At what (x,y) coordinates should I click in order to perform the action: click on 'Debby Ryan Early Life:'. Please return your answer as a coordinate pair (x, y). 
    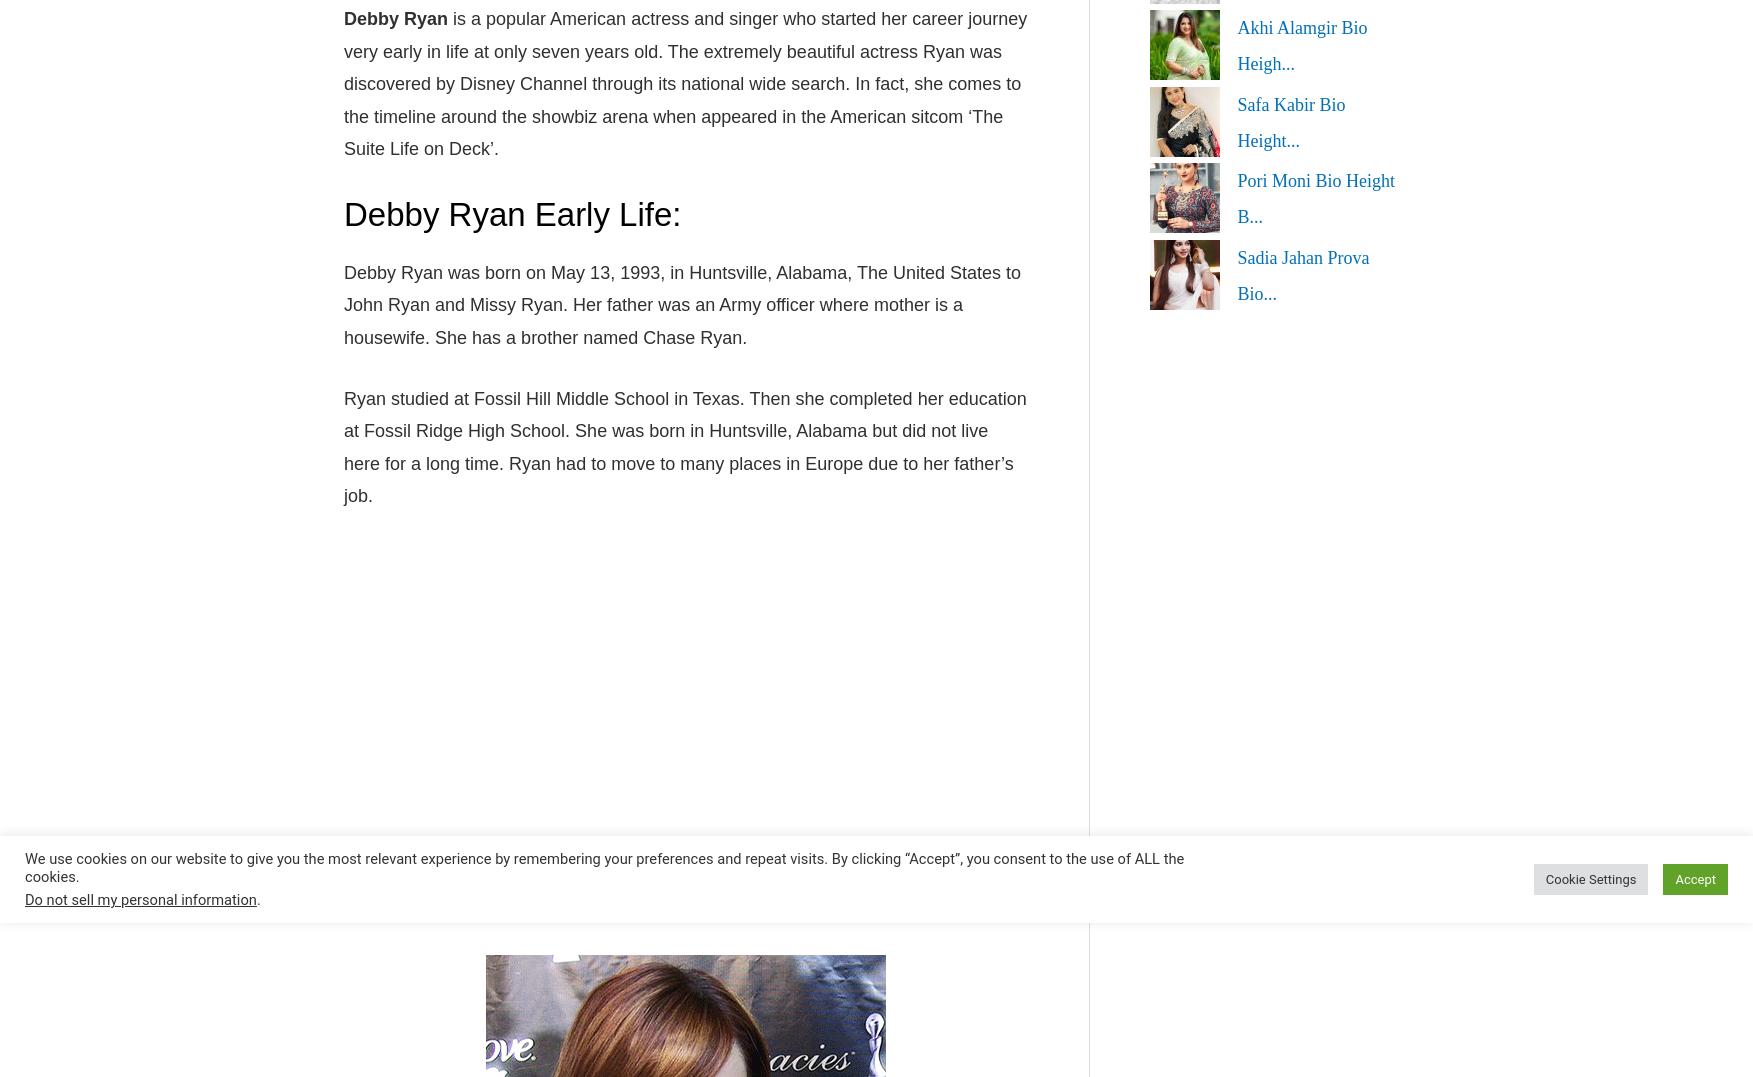
    Looking at the image, I should click on (343, 214).